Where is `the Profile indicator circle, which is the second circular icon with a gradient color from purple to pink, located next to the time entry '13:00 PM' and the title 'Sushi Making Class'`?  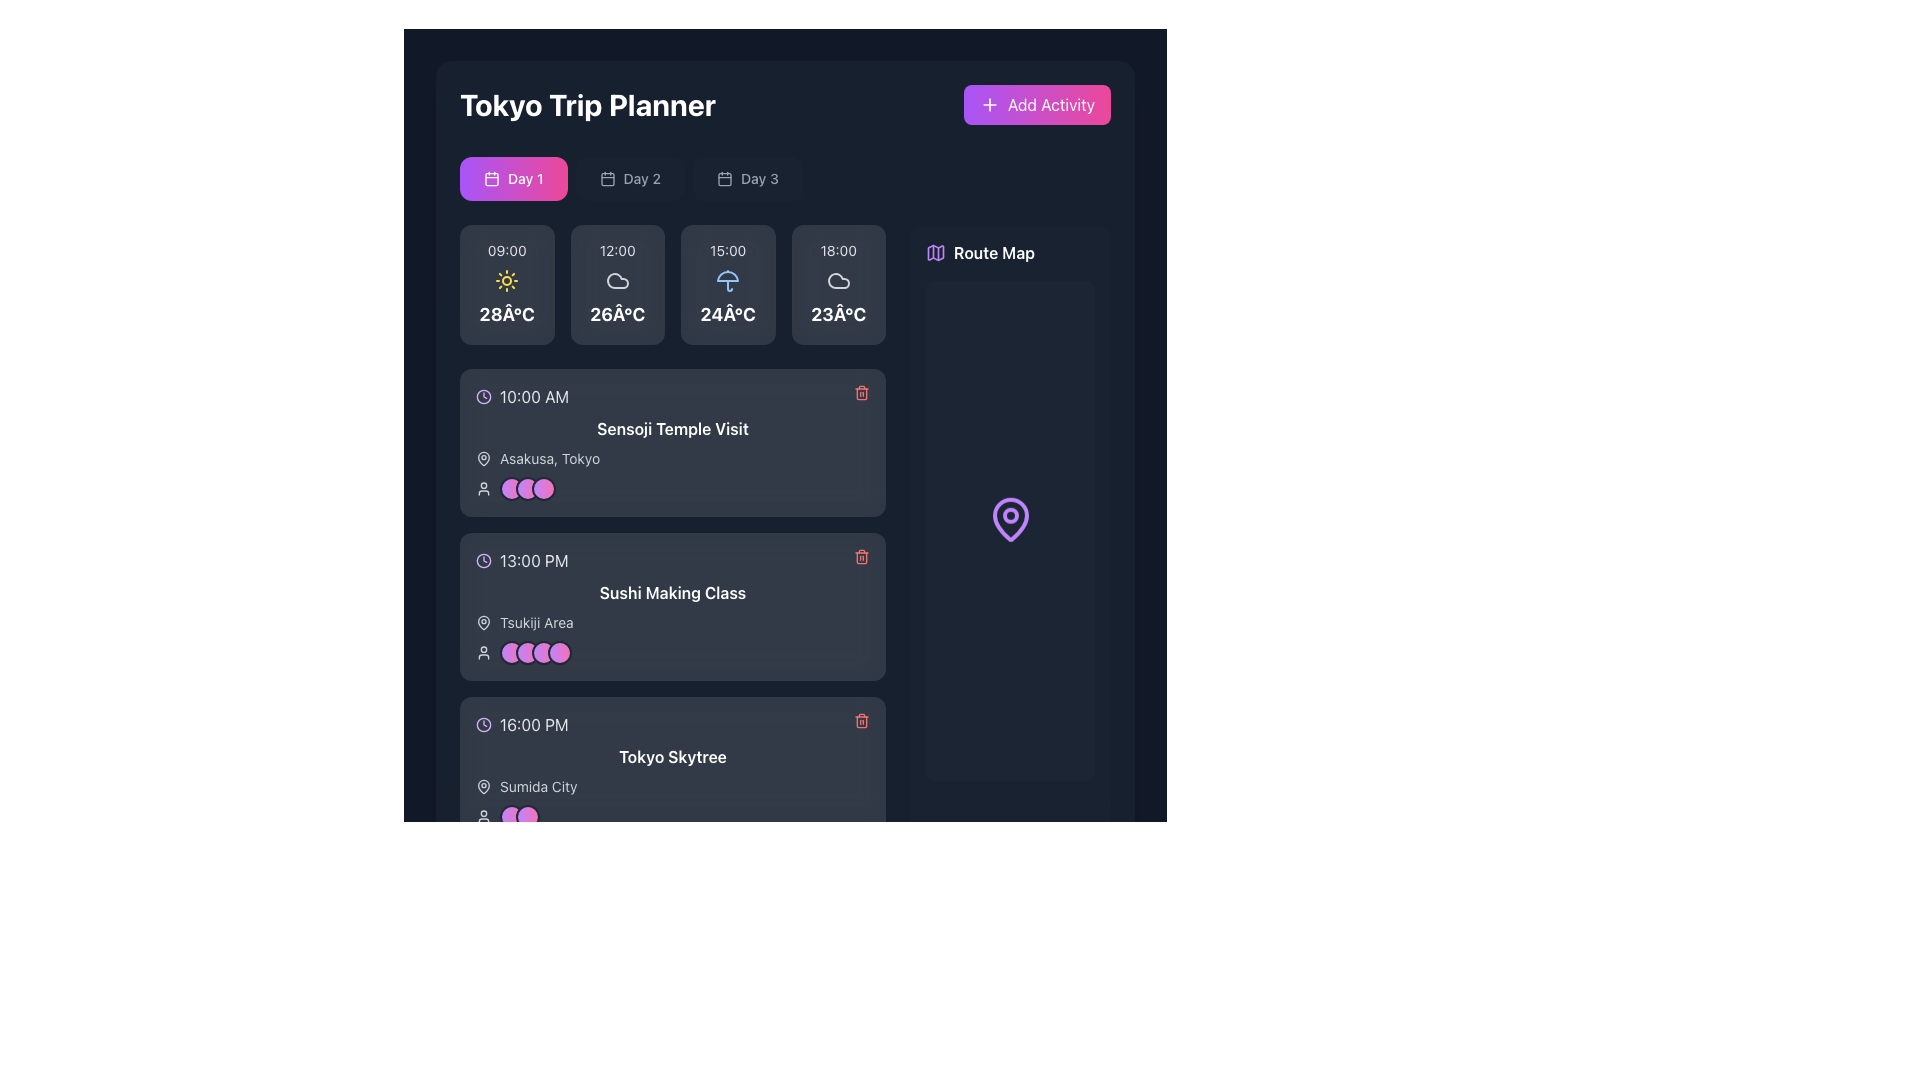 the Profile indicator circle, which is the second circular icon with a gradient color from purple to pink, located next to the time entry '13:00 PM' and the title 'Sushi Making Class' is located at coordinates (528, 652).